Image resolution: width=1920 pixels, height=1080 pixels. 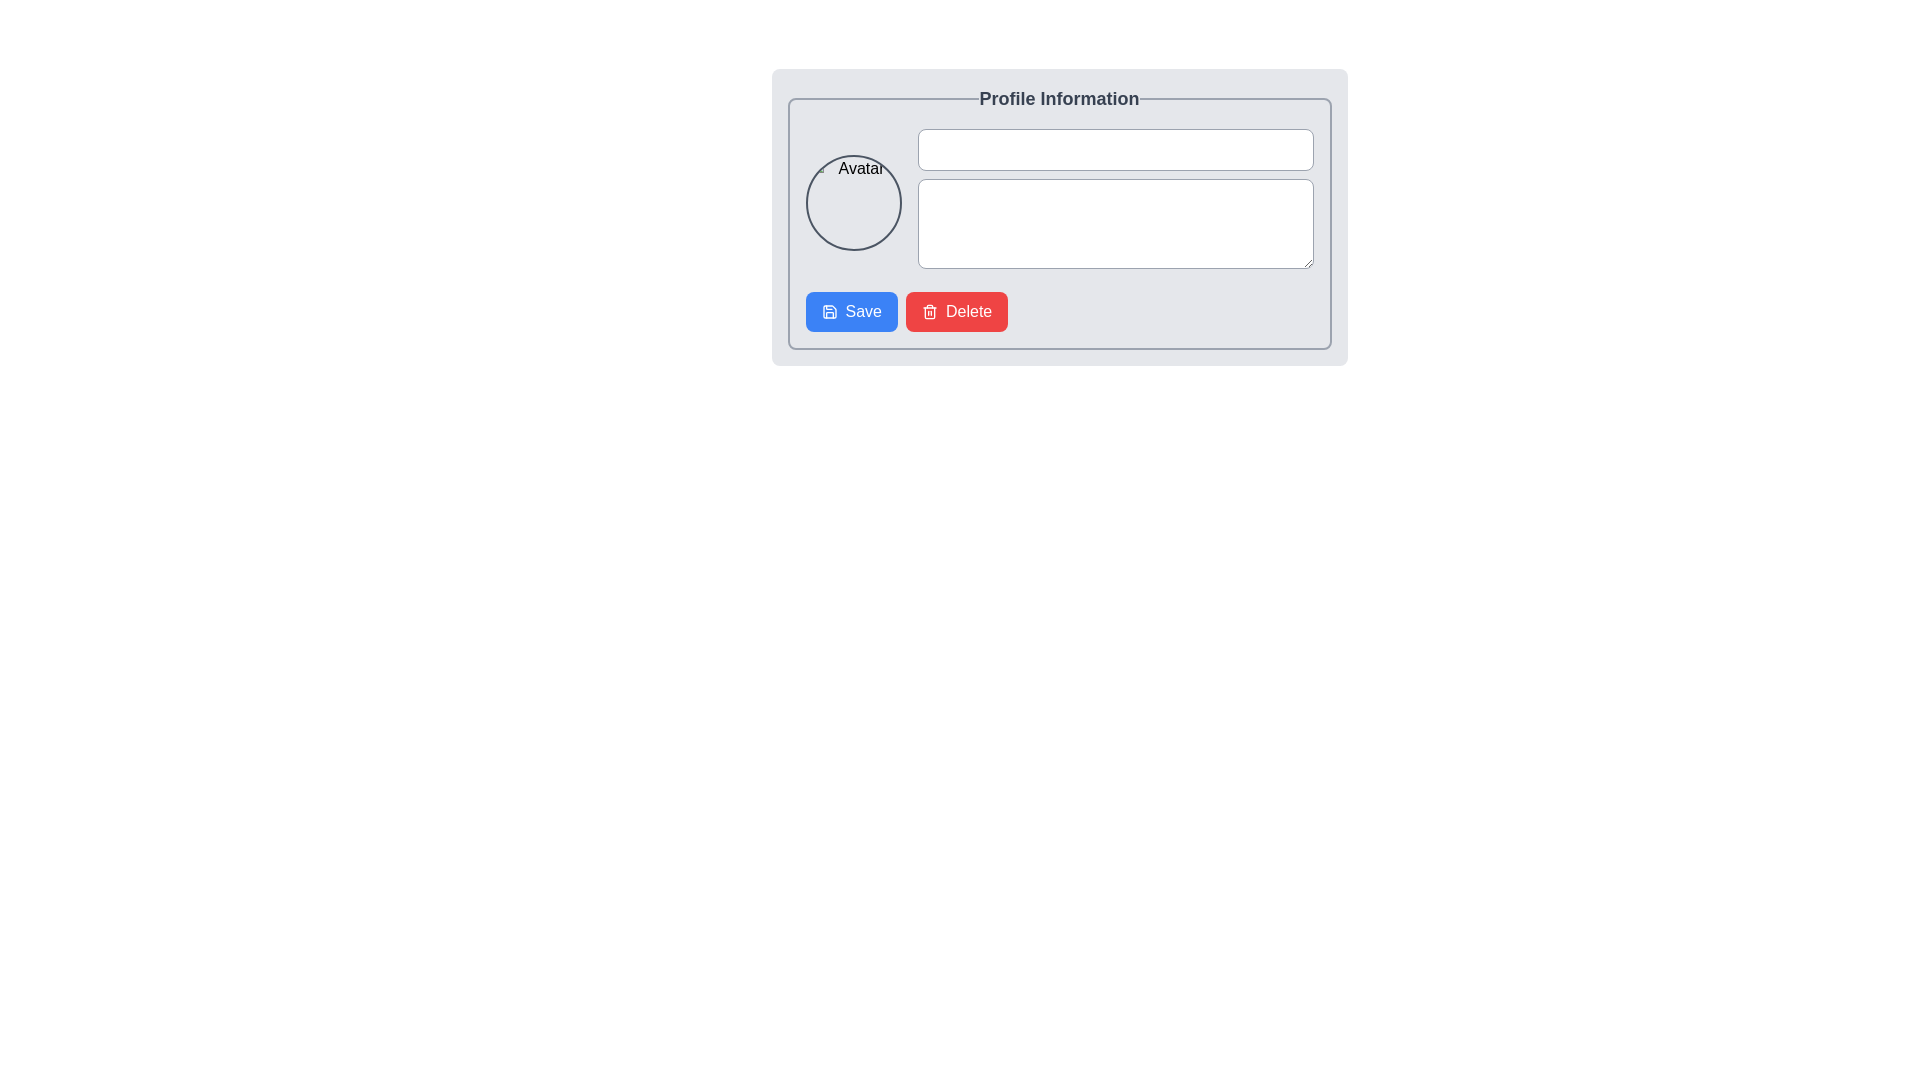 I want to click on the 'Delete' button, which is a rectangular button with rounded edges, bold red background, and white text, located in the 'Profile Information' panel, so click(x=956, y=312).